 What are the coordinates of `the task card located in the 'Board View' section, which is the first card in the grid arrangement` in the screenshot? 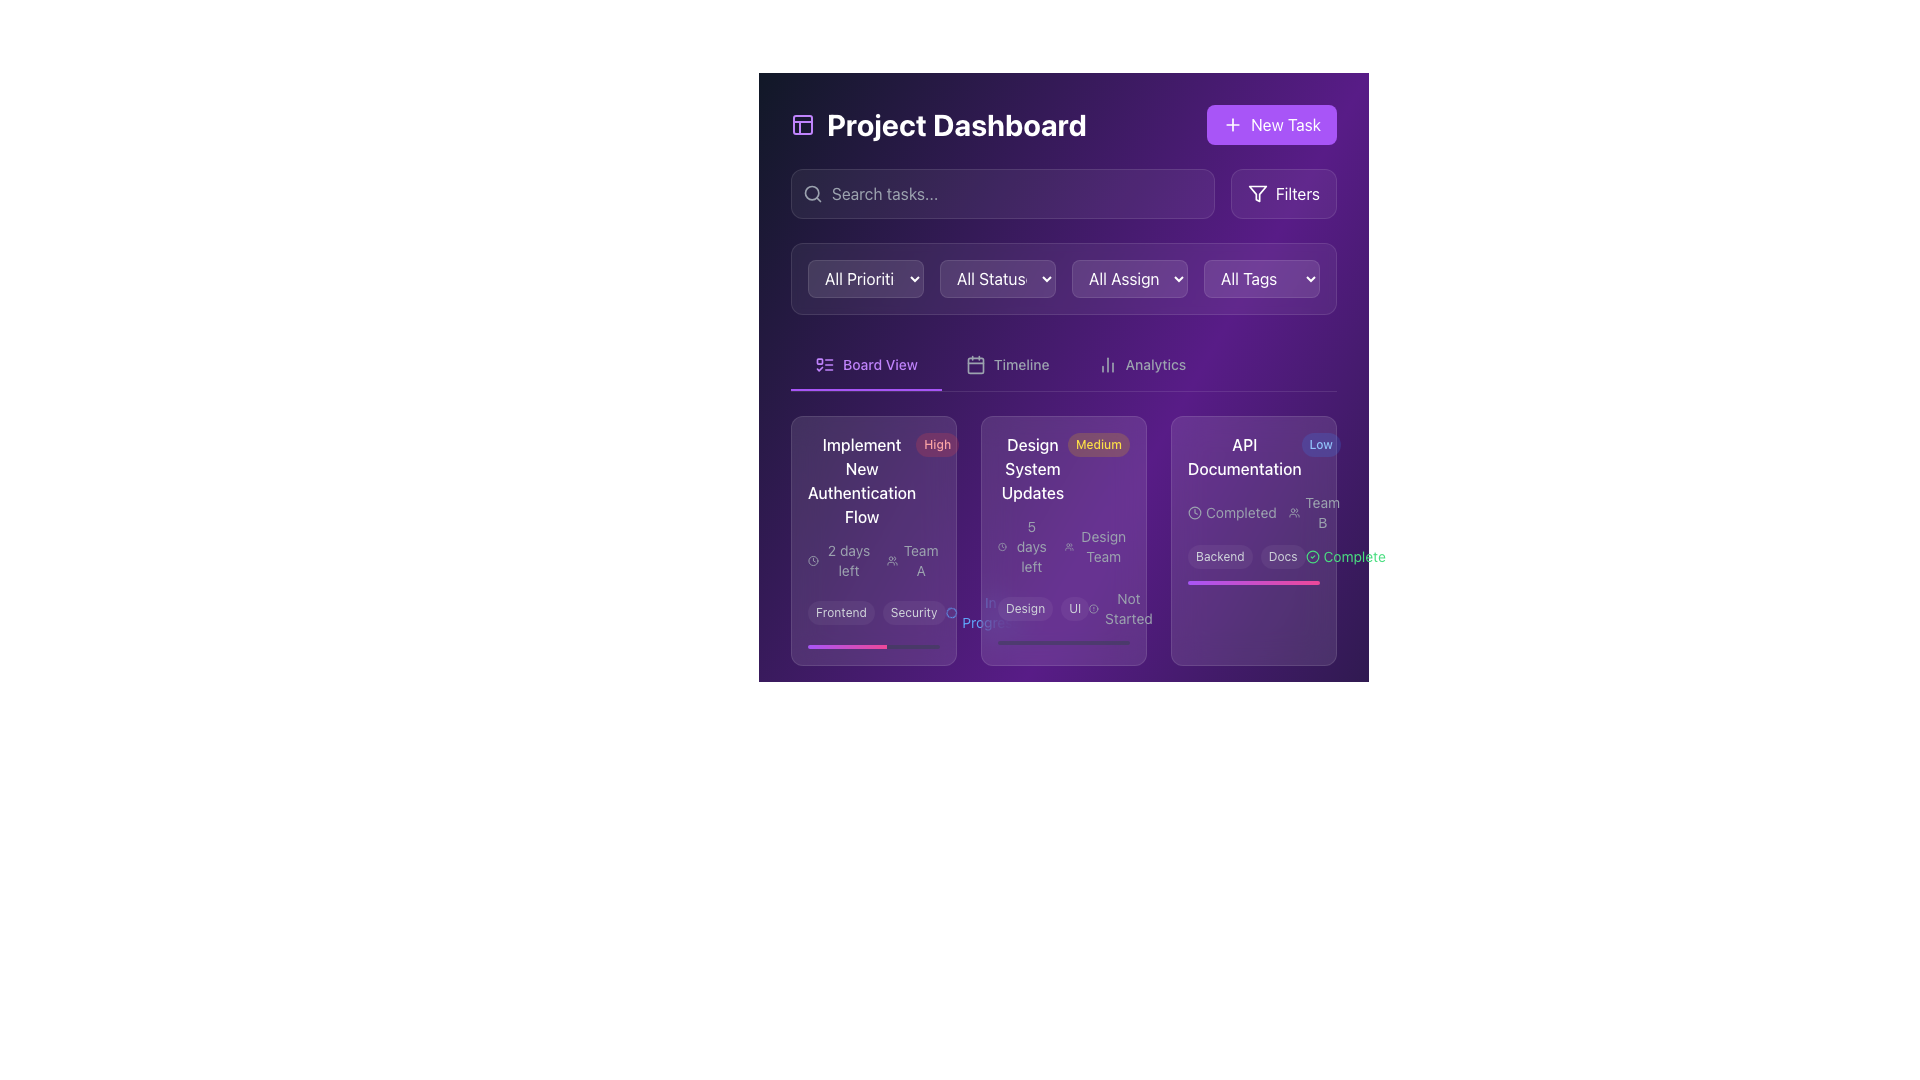 It's located at (873, 540).